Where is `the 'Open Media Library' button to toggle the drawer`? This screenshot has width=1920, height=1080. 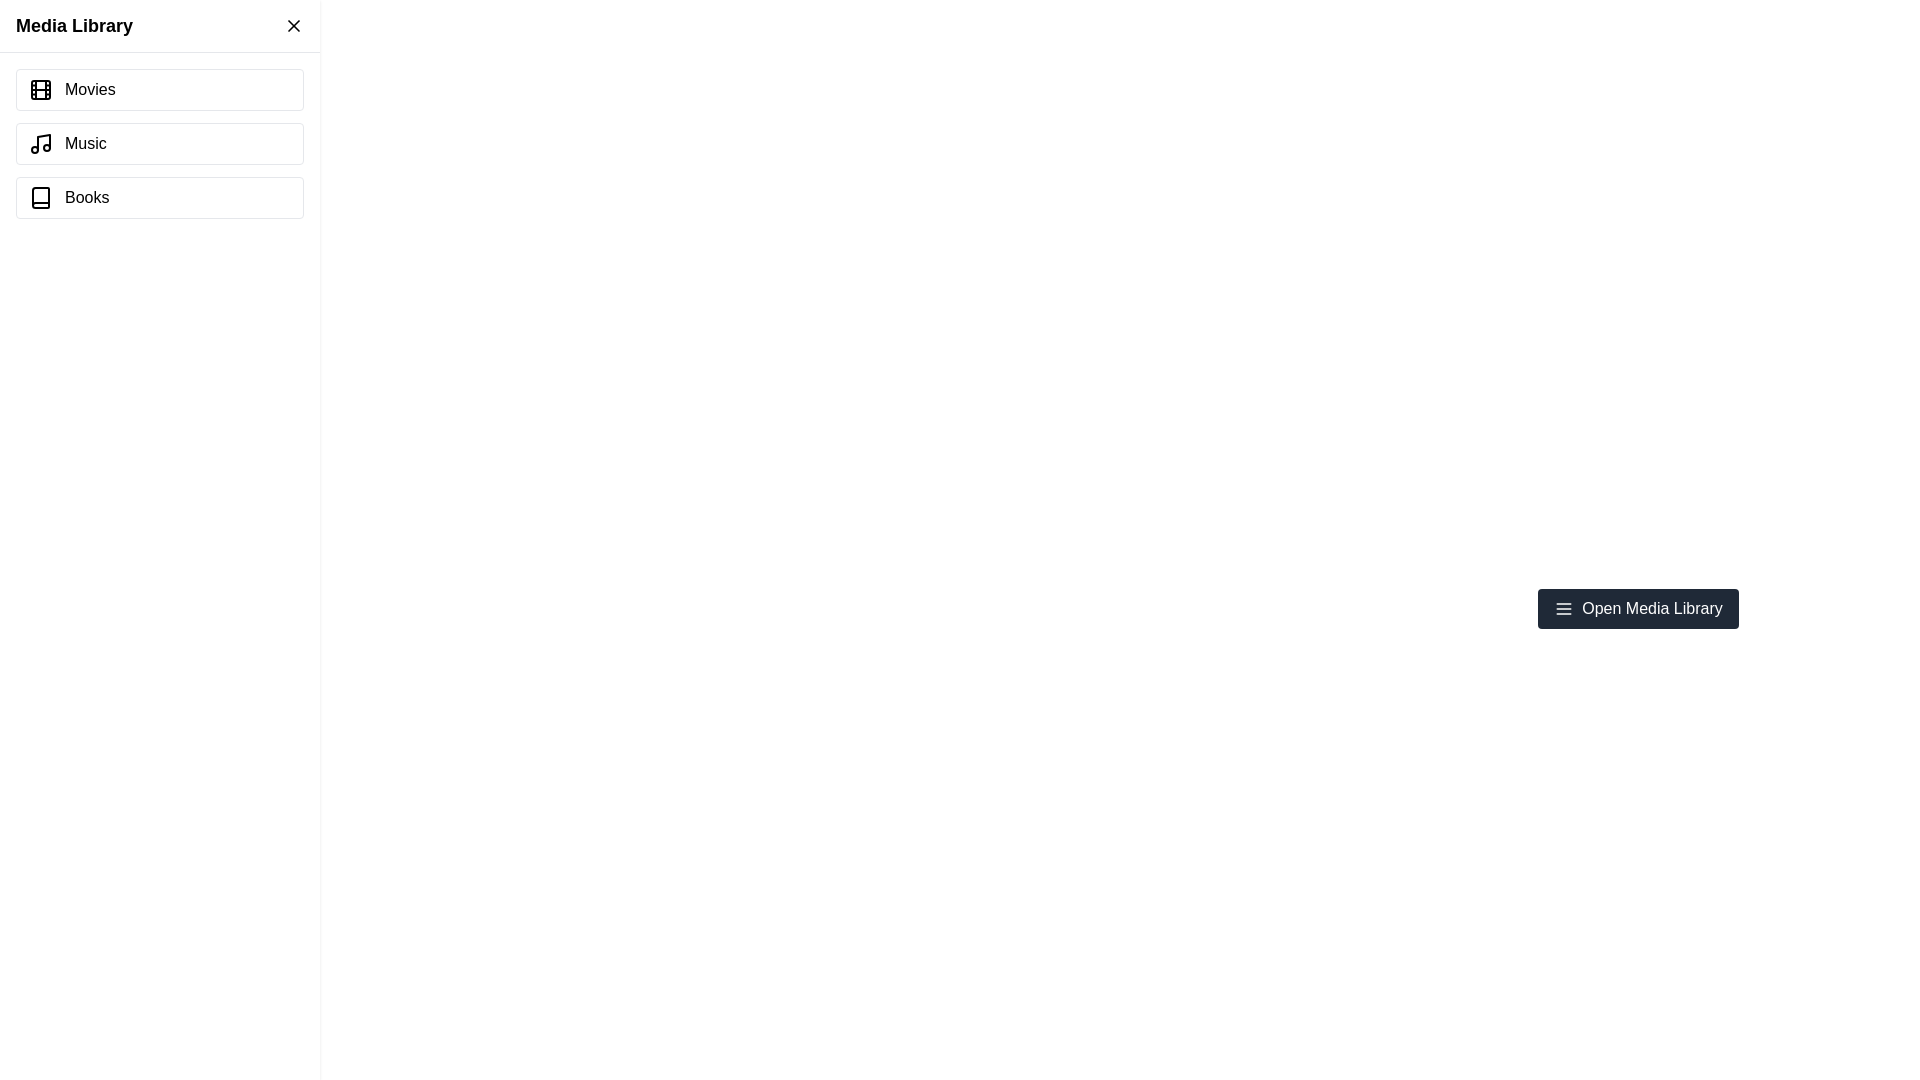
the 'Open Media Library' button to toggle the drawer is located at coordinates (1637, 608).